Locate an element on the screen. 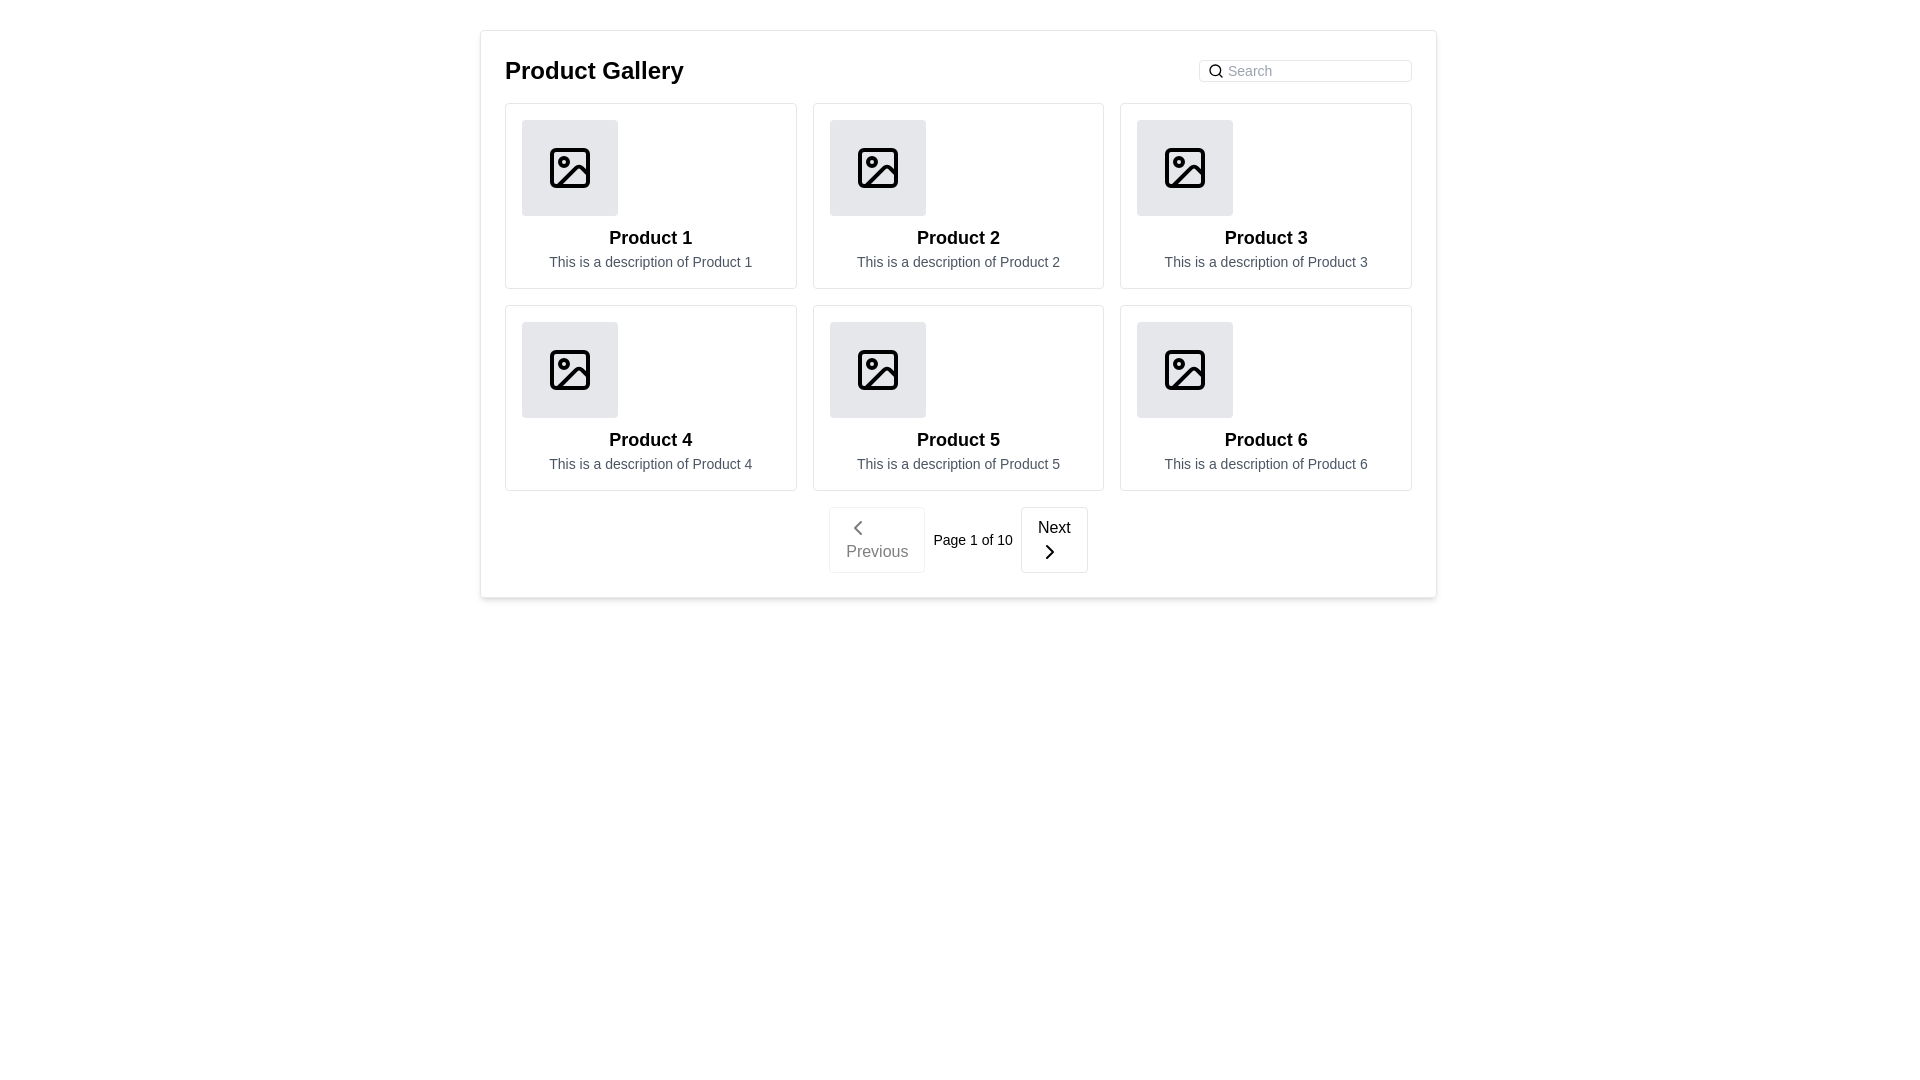 Image resolution: width=1920 pixels, height=1080 pixels. text content of the label displaying 'This is a description of Product 2' in the second card of the product gallery is located at coordinates (957, 261).